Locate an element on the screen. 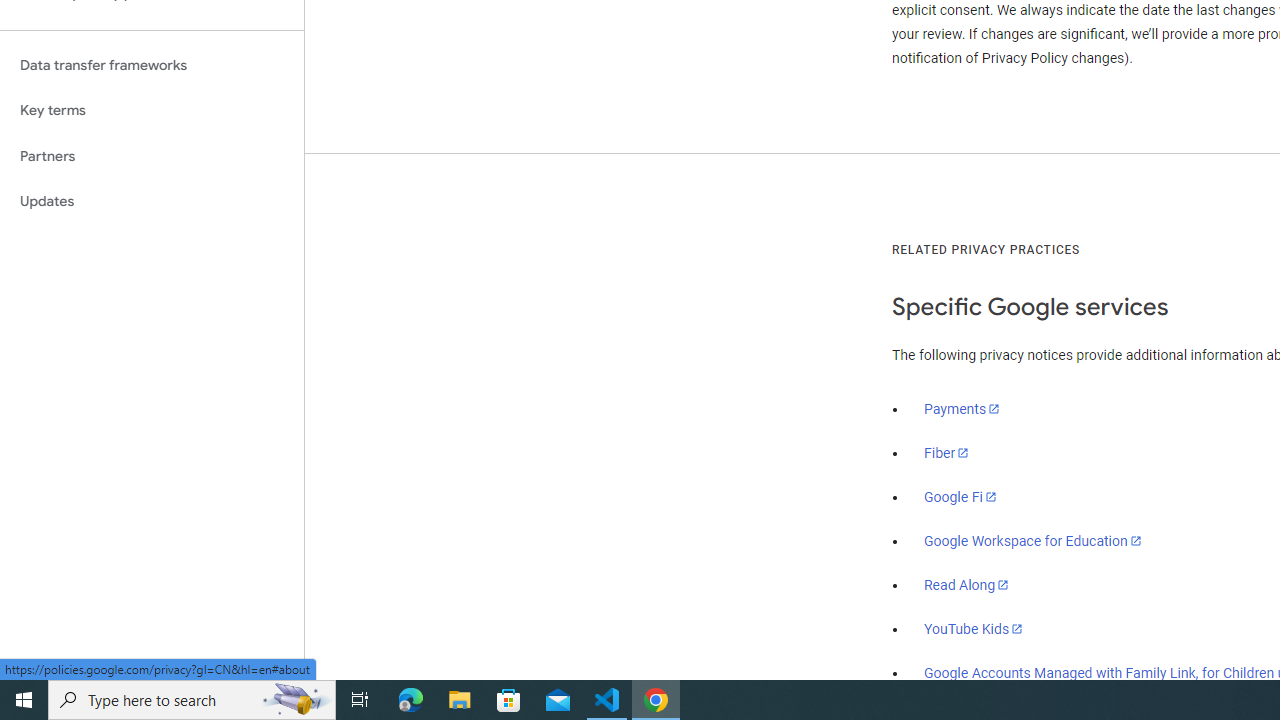 The width and height of the screenshot is (1280, 720). 'Data transfer frameworks' is located at coordinates (151, 64).